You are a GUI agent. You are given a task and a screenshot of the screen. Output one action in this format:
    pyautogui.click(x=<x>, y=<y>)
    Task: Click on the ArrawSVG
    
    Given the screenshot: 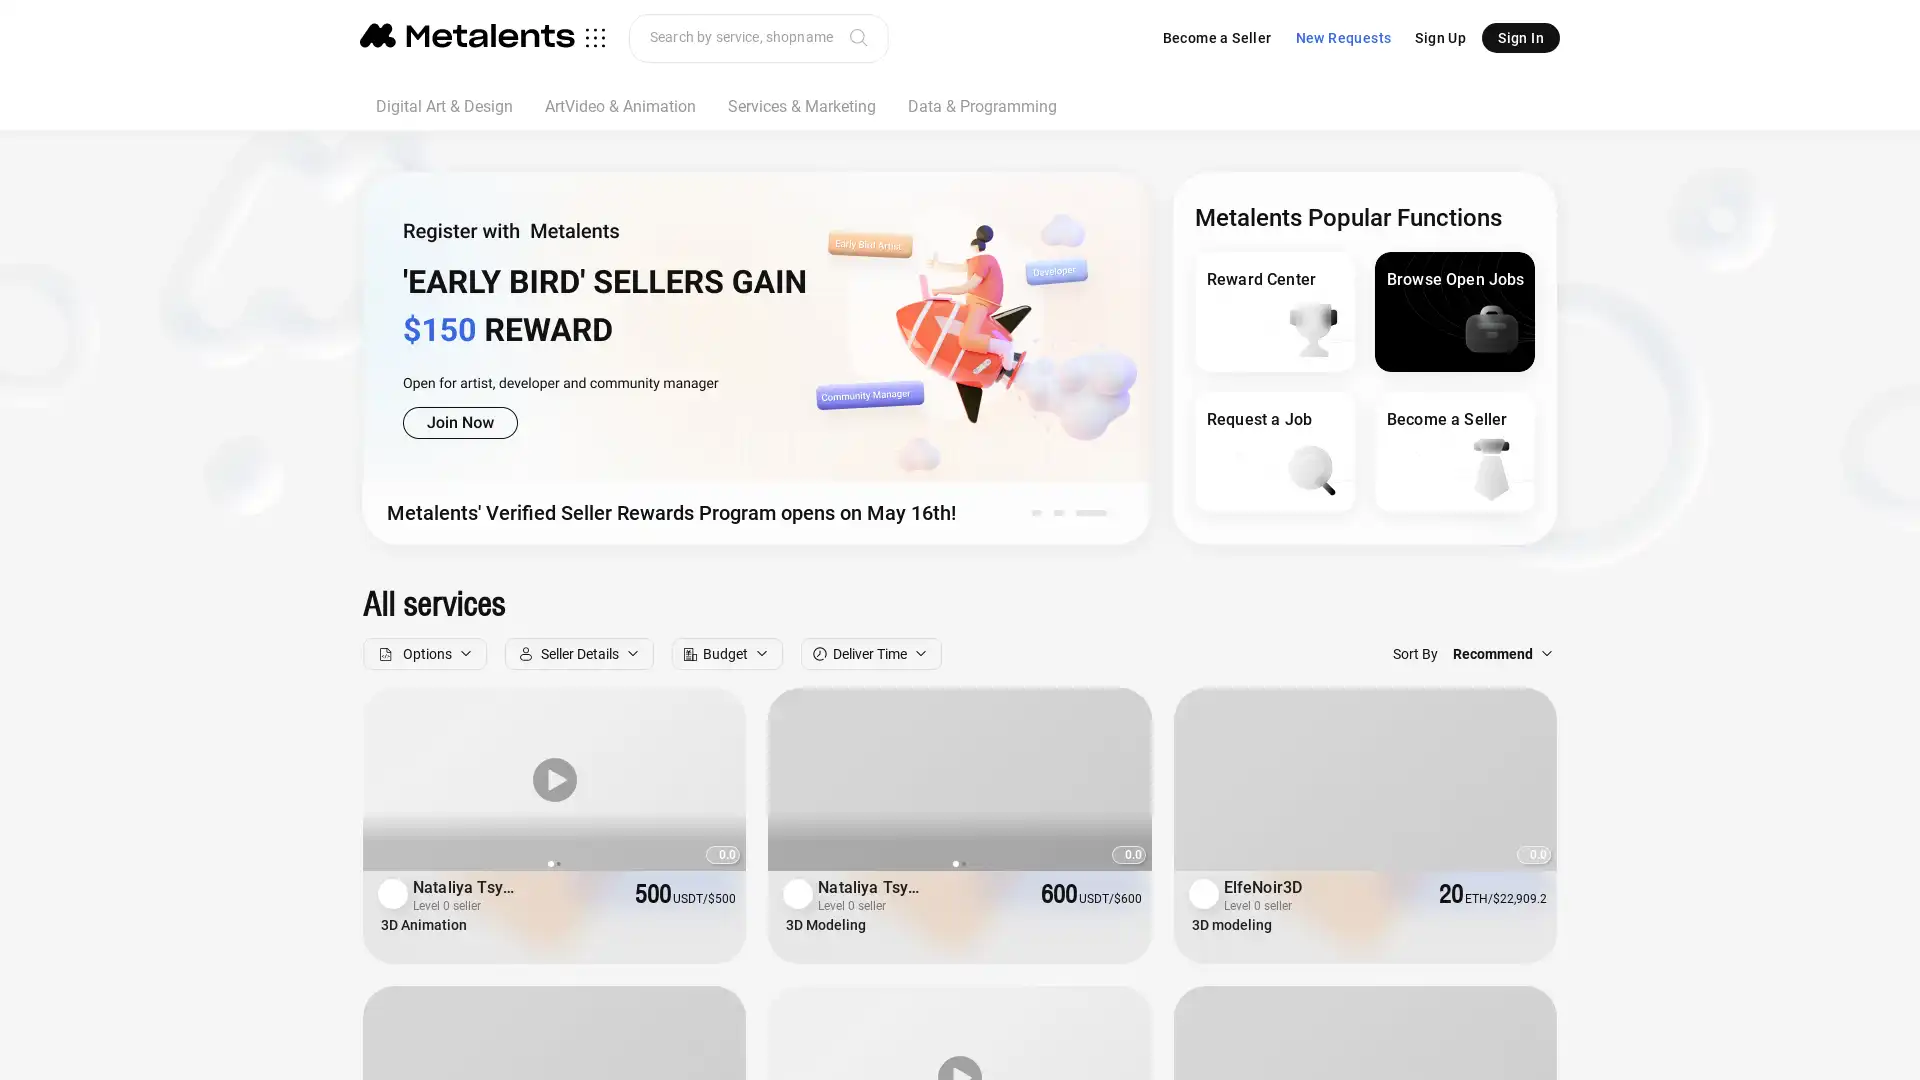 What is the action you would take?
    pyautogui.click(x=1117, y=778)
    